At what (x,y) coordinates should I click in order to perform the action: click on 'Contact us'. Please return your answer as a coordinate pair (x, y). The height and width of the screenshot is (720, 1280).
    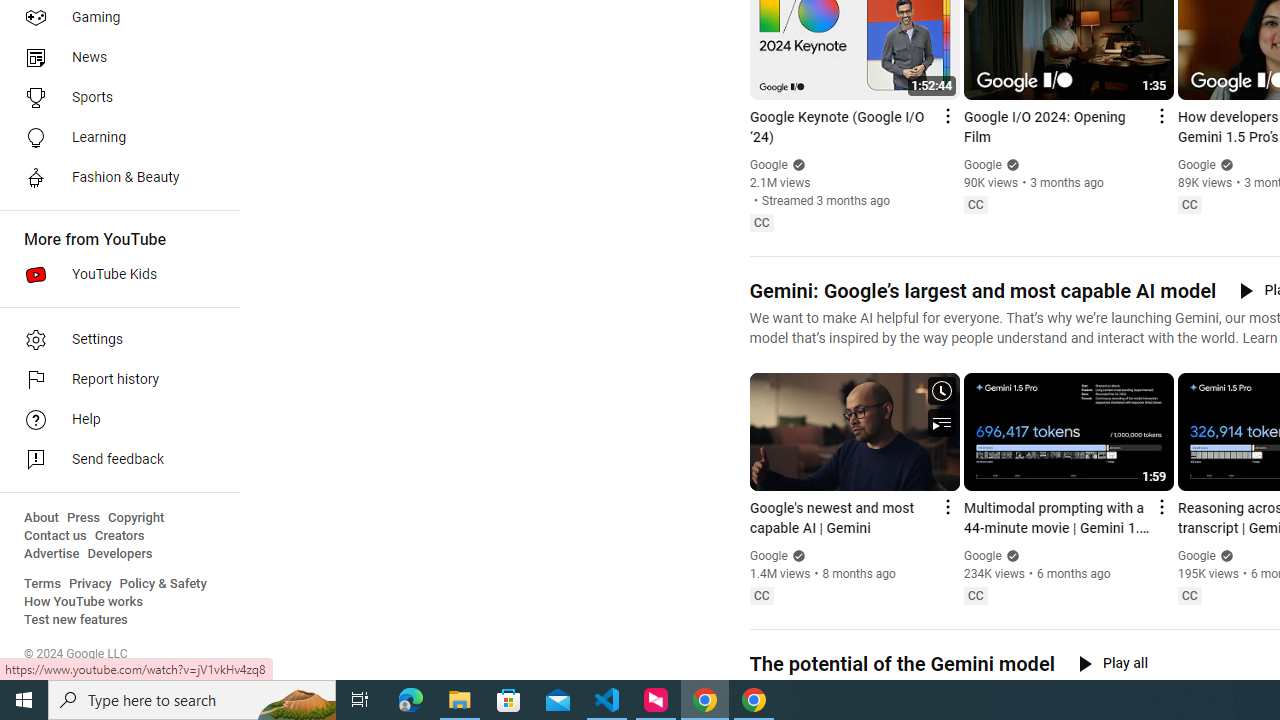
    Looking at the image, I should click on (55, 535).